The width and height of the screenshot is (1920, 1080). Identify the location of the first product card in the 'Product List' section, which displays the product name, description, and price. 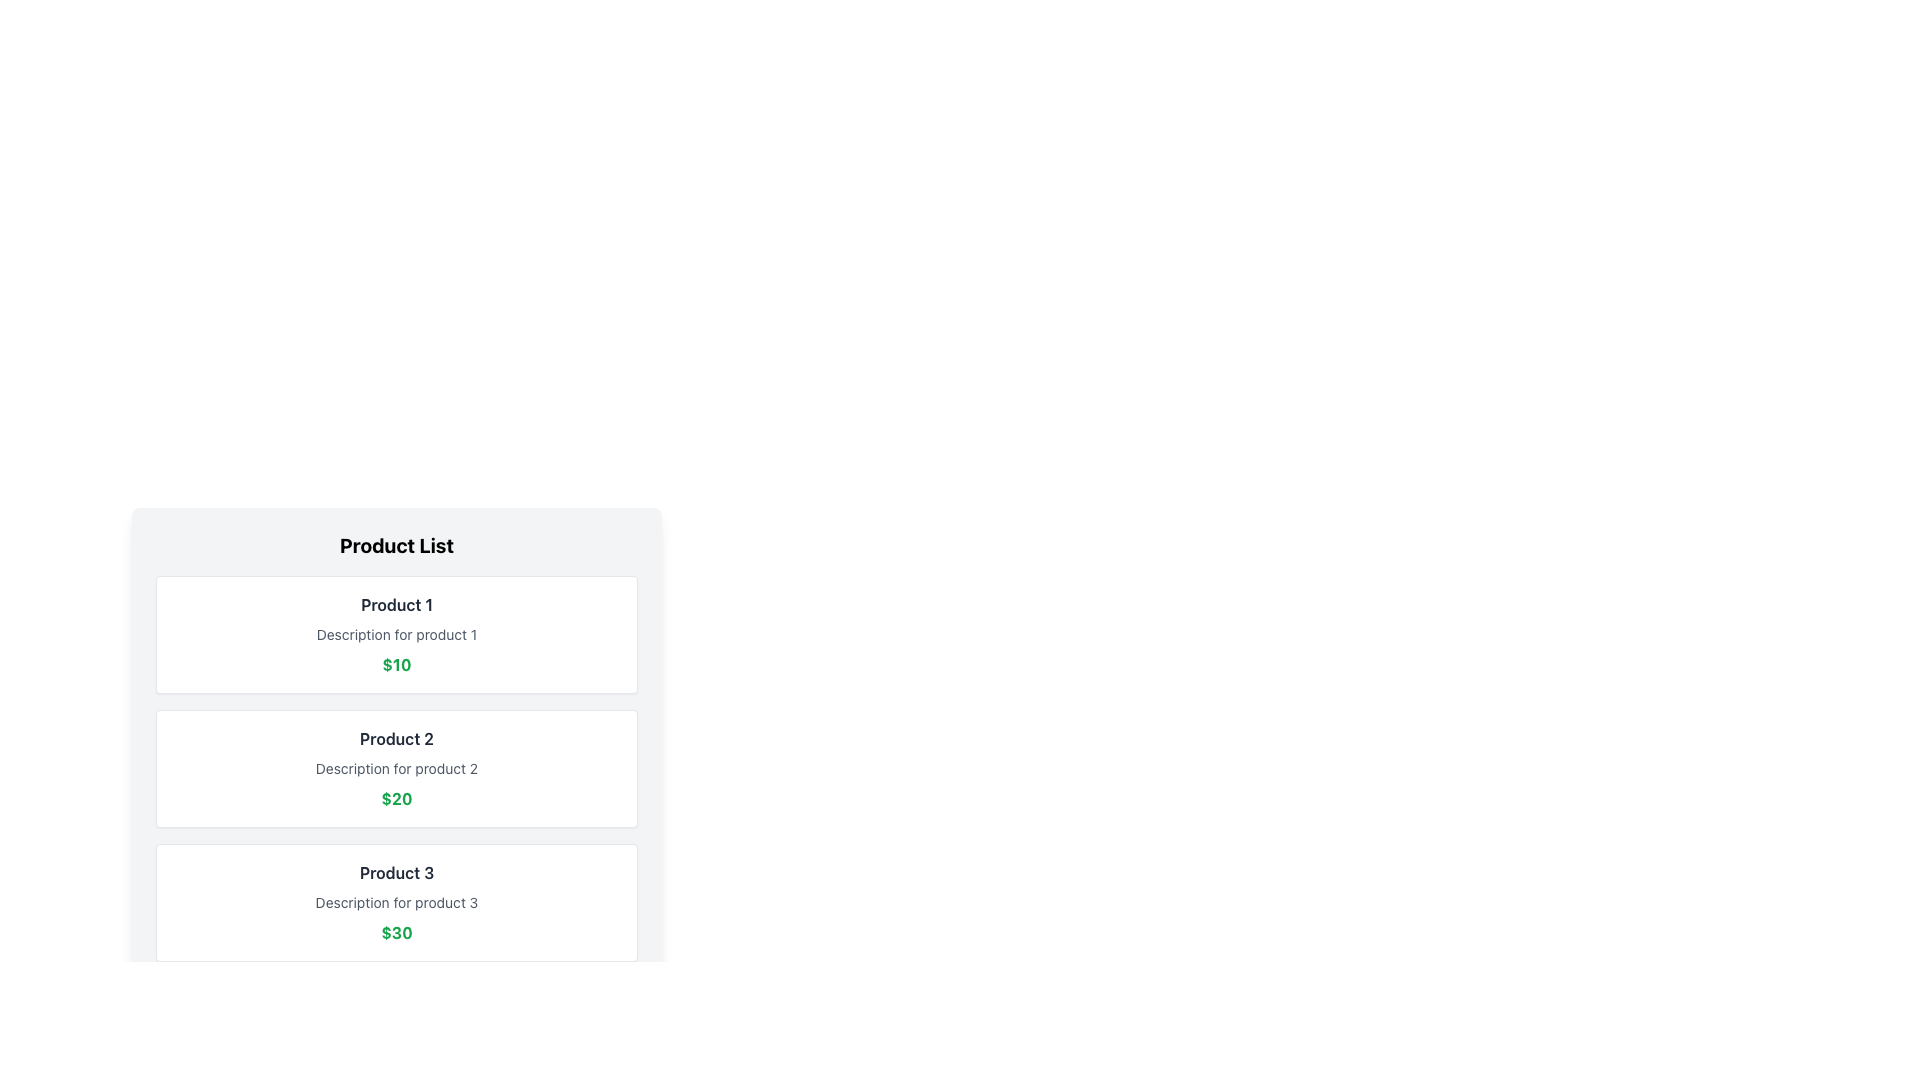
(397, 635).